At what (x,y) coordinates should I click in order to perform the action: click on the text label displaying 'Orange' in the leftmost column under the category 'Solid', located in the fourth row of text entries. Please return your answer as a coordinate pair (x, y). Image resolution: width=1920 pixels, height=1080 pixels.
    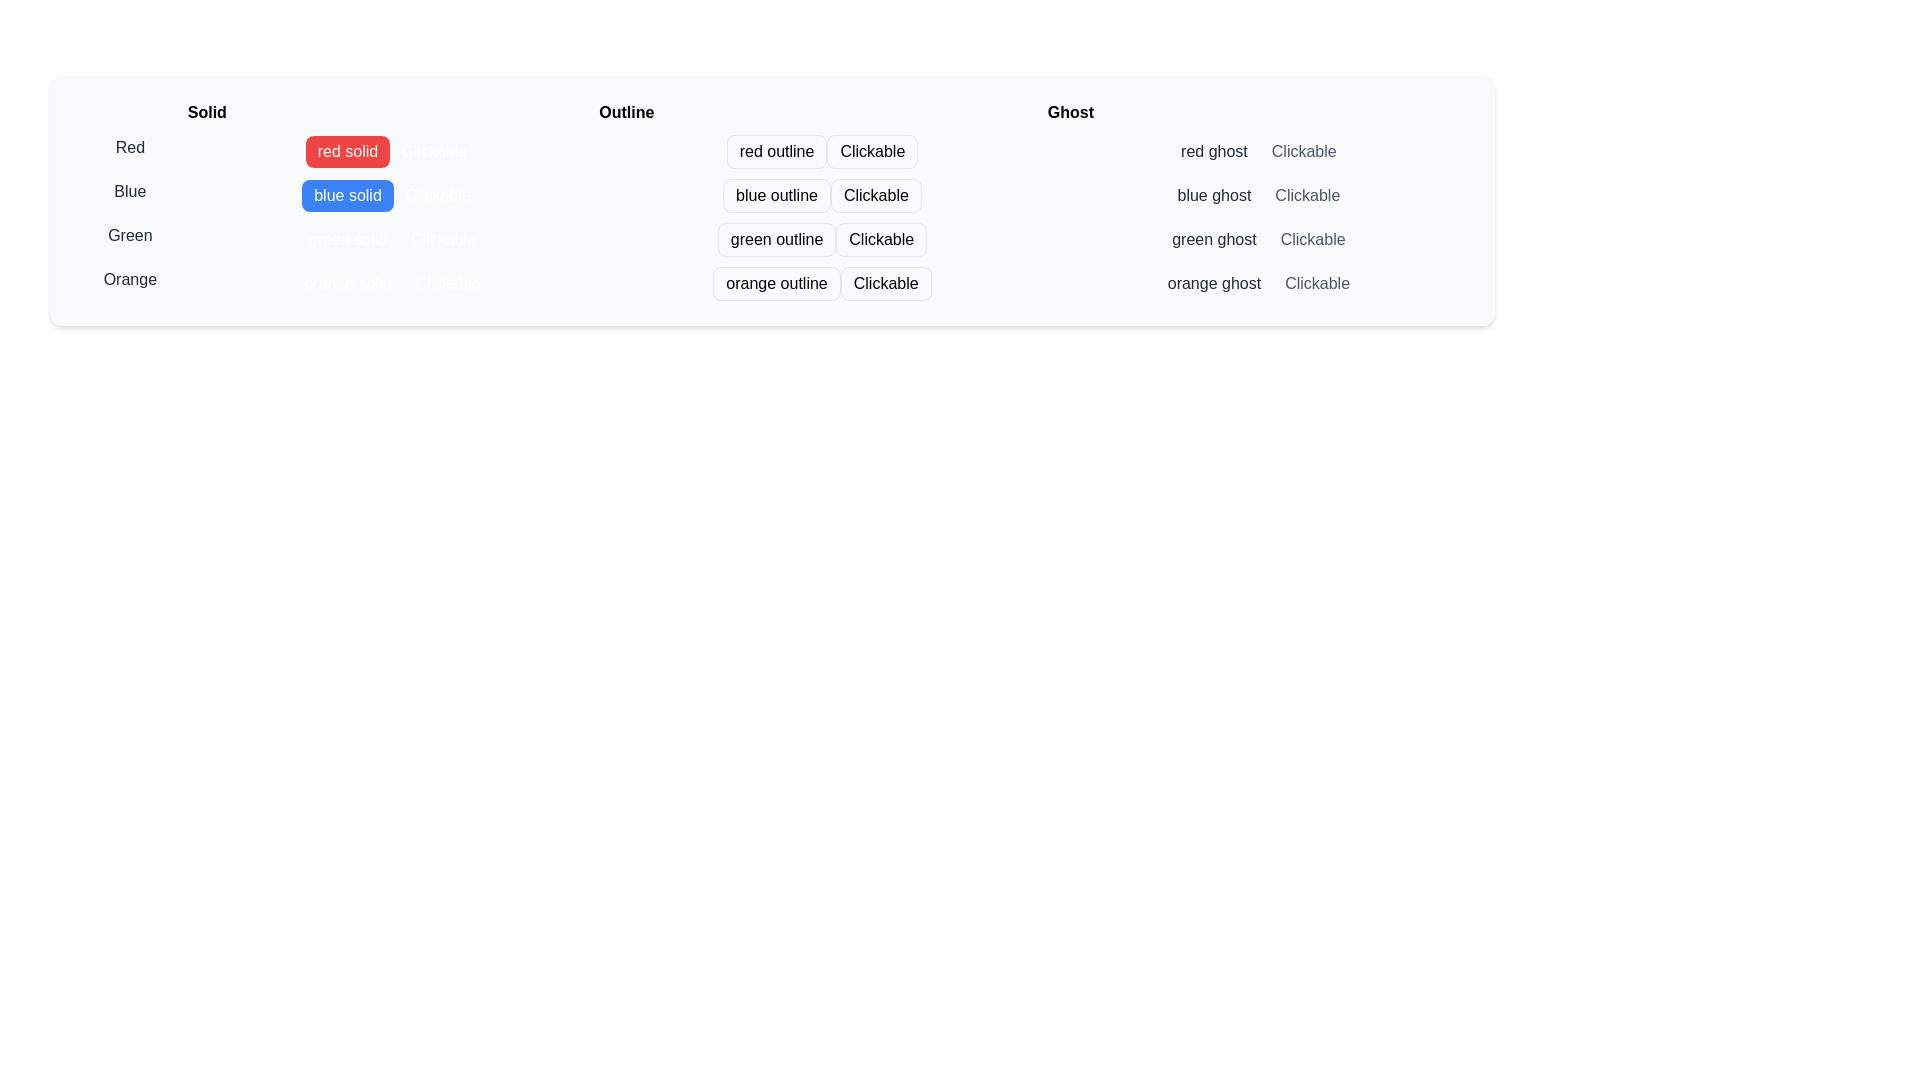
    Looking at the image, I should click on (129, 280).